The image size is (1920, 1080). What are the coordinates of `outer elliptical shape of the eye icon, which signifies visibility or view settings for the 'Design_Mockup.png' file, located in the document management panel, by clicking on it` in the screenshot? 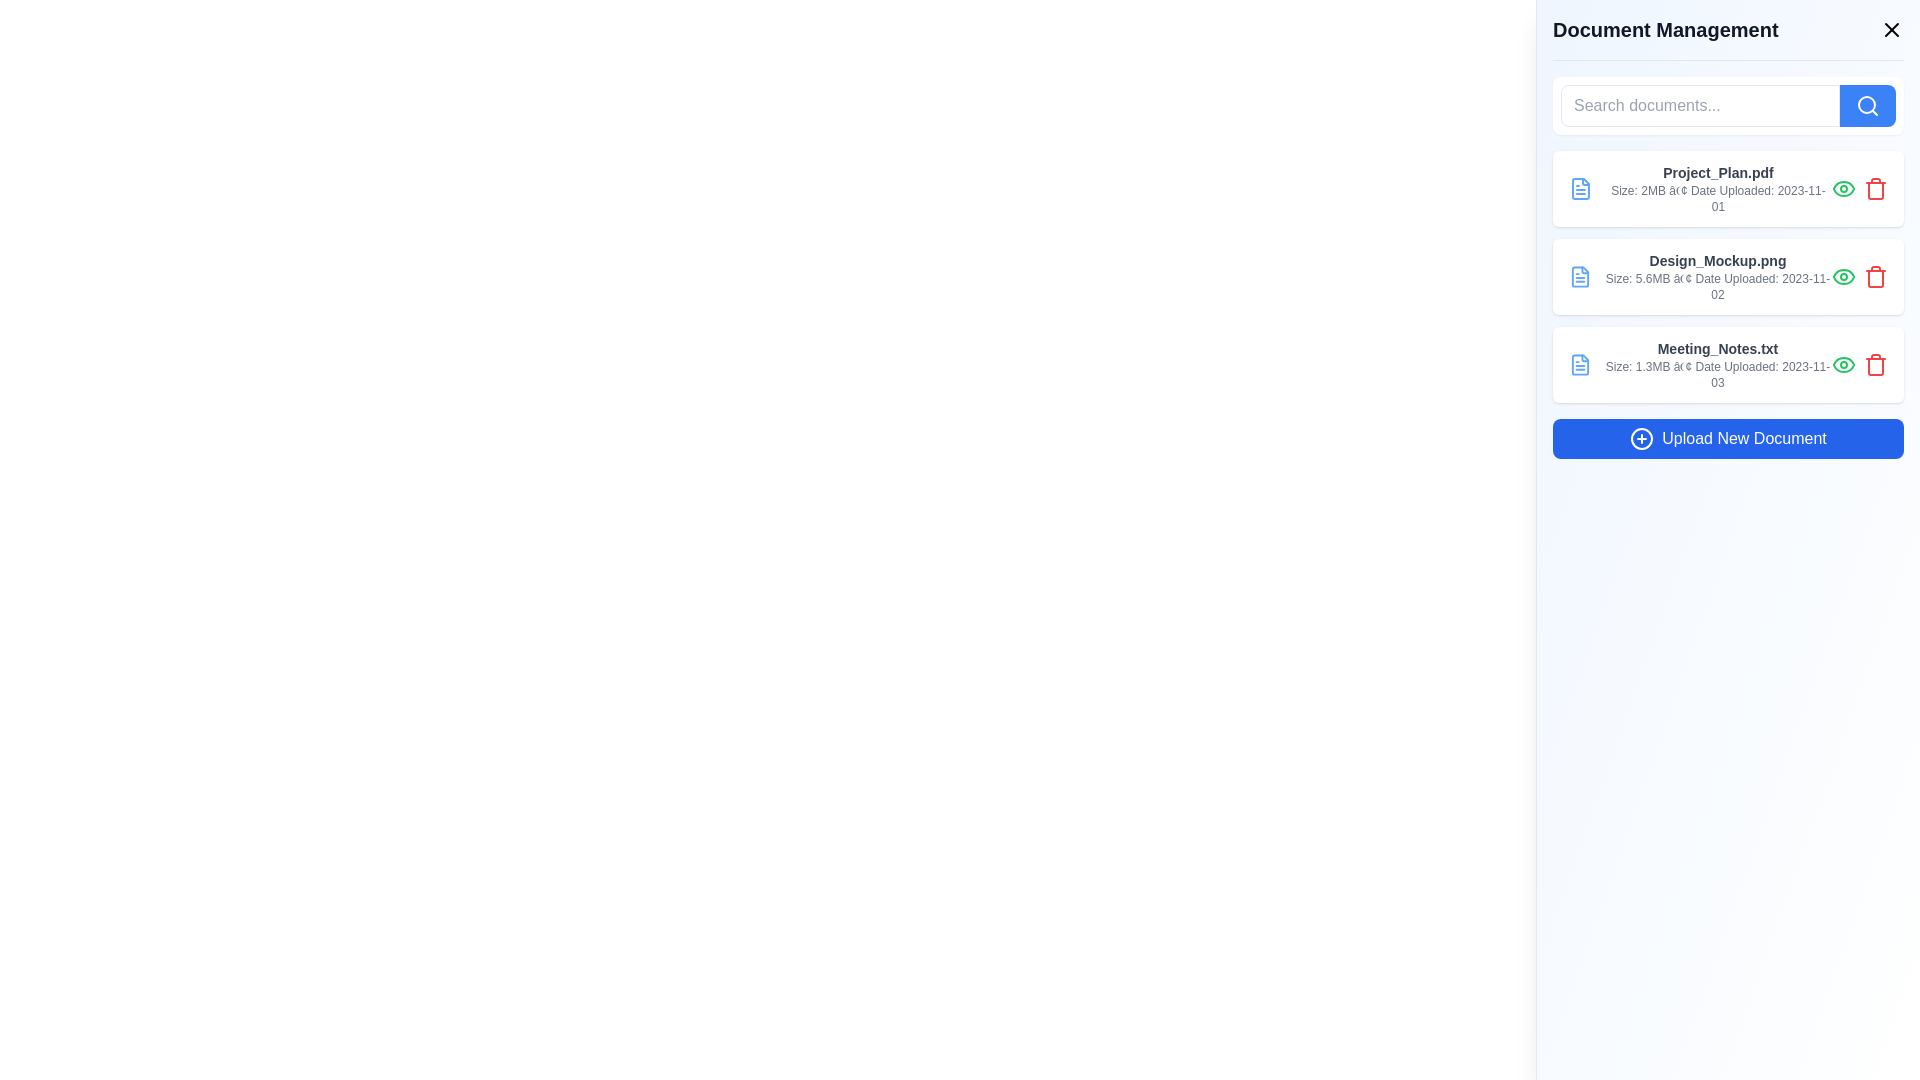 It's located at (1842, 277).